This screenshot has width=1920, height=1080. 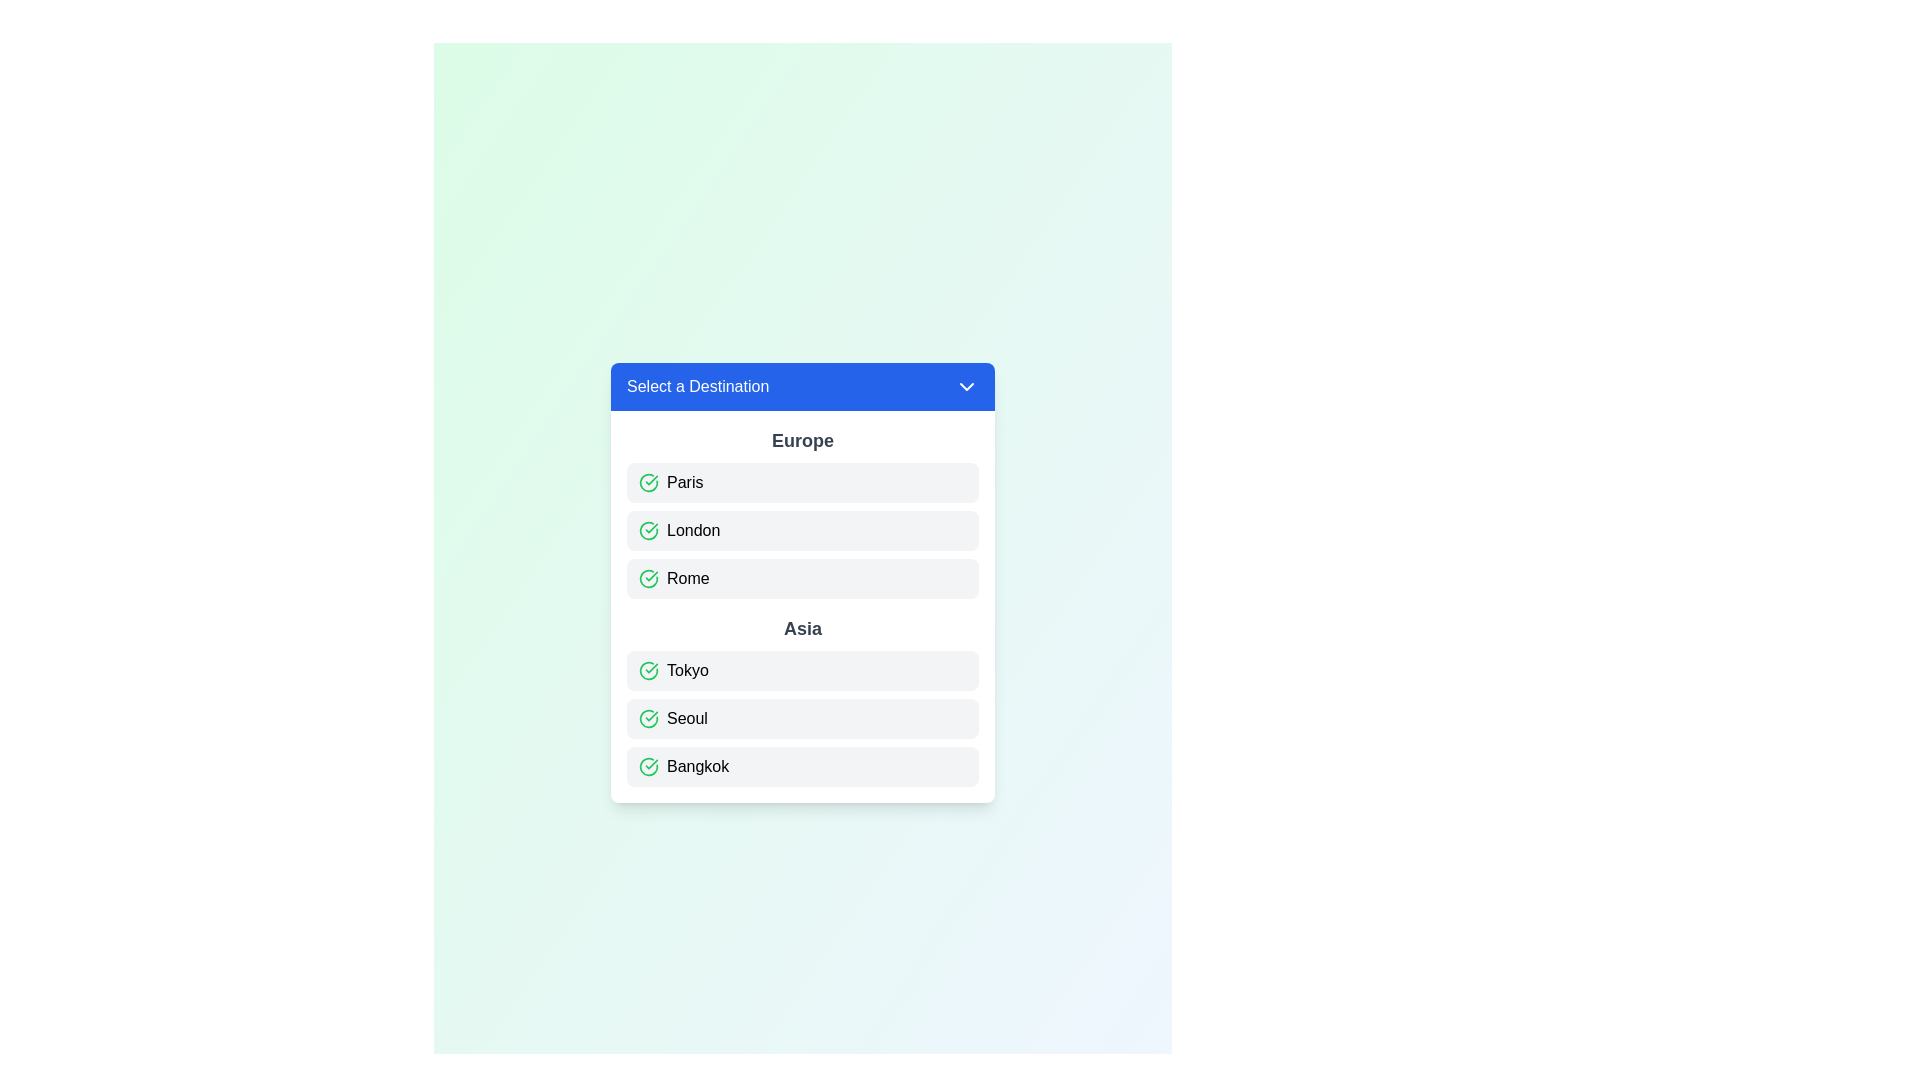 What do you see at coordinates (648, 482) in the screenshot?
I see `the first icon indicating the selection of the 'Paris' option in the dropdown menu for status indication` at bounding box center [648, 482].